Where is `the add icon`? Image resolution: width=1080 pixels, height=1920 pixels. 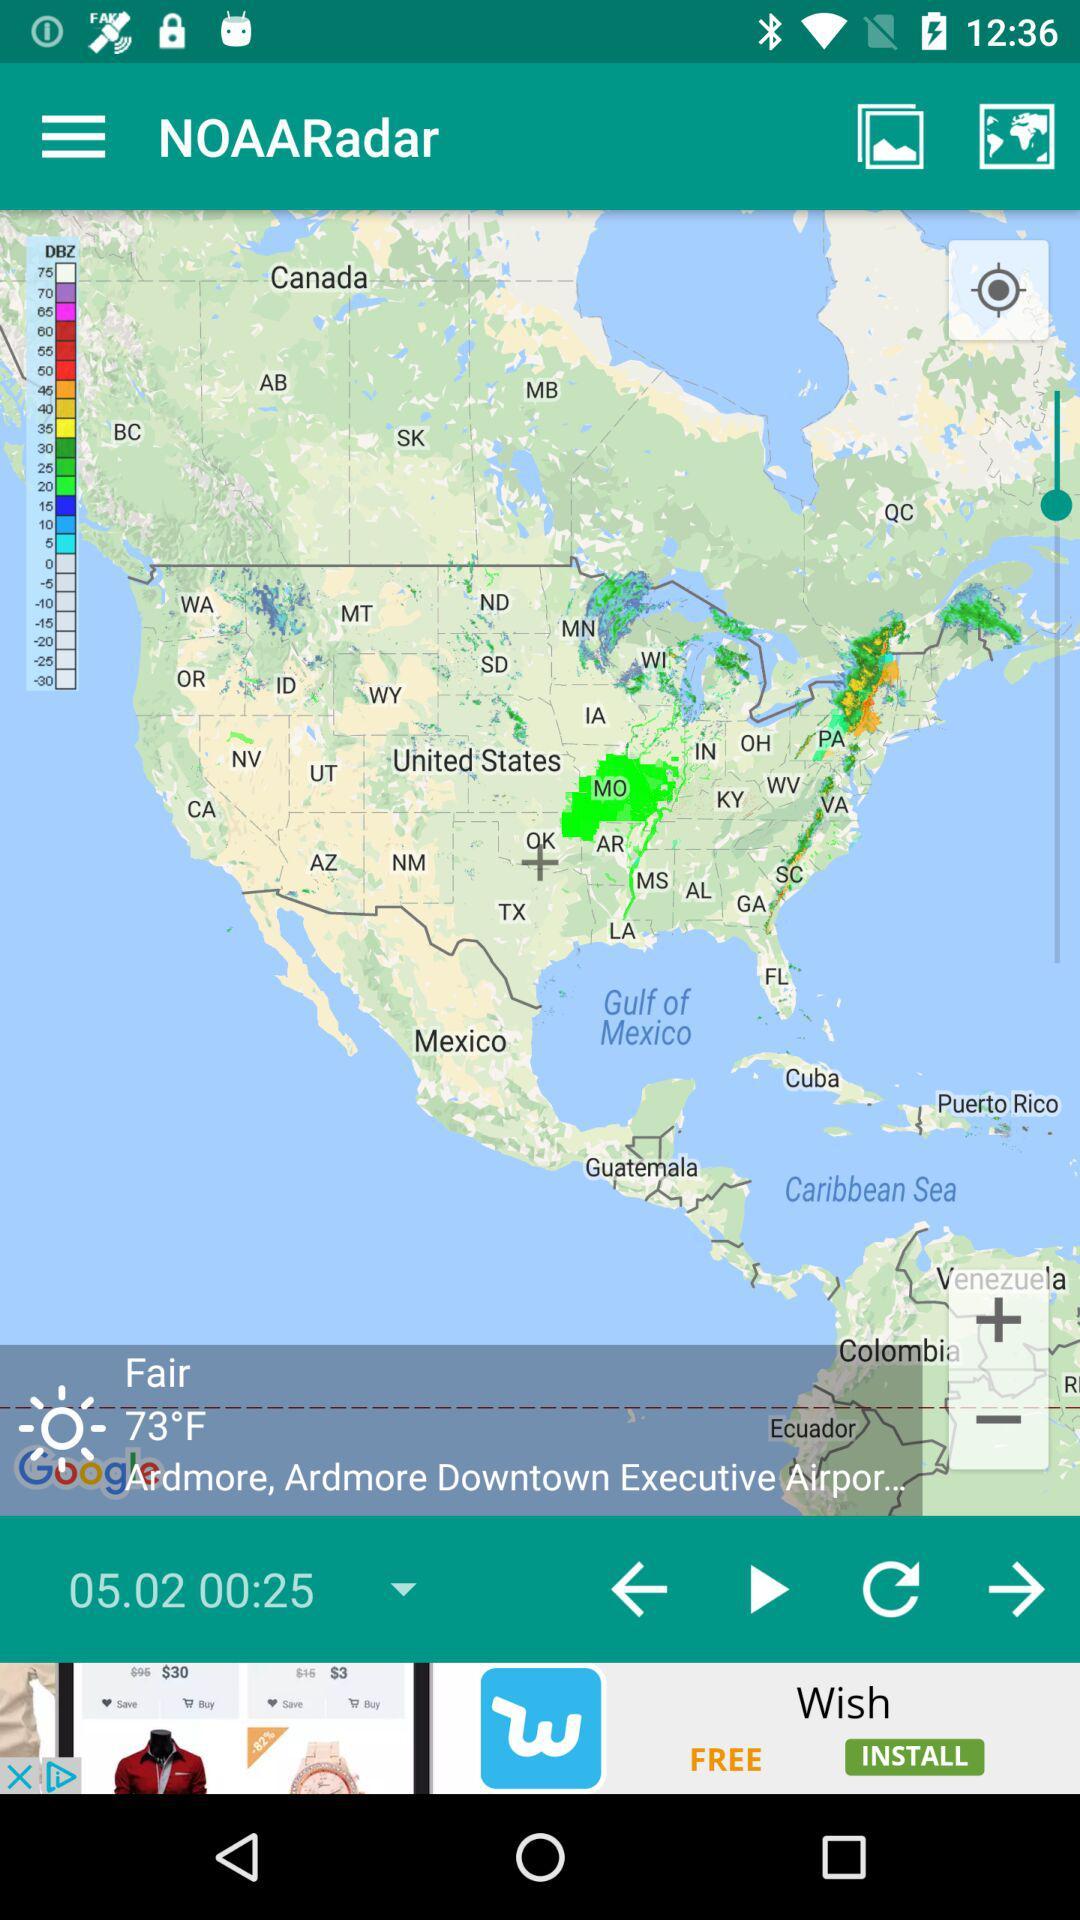 the add icon is located at coordinates (998, 1317).